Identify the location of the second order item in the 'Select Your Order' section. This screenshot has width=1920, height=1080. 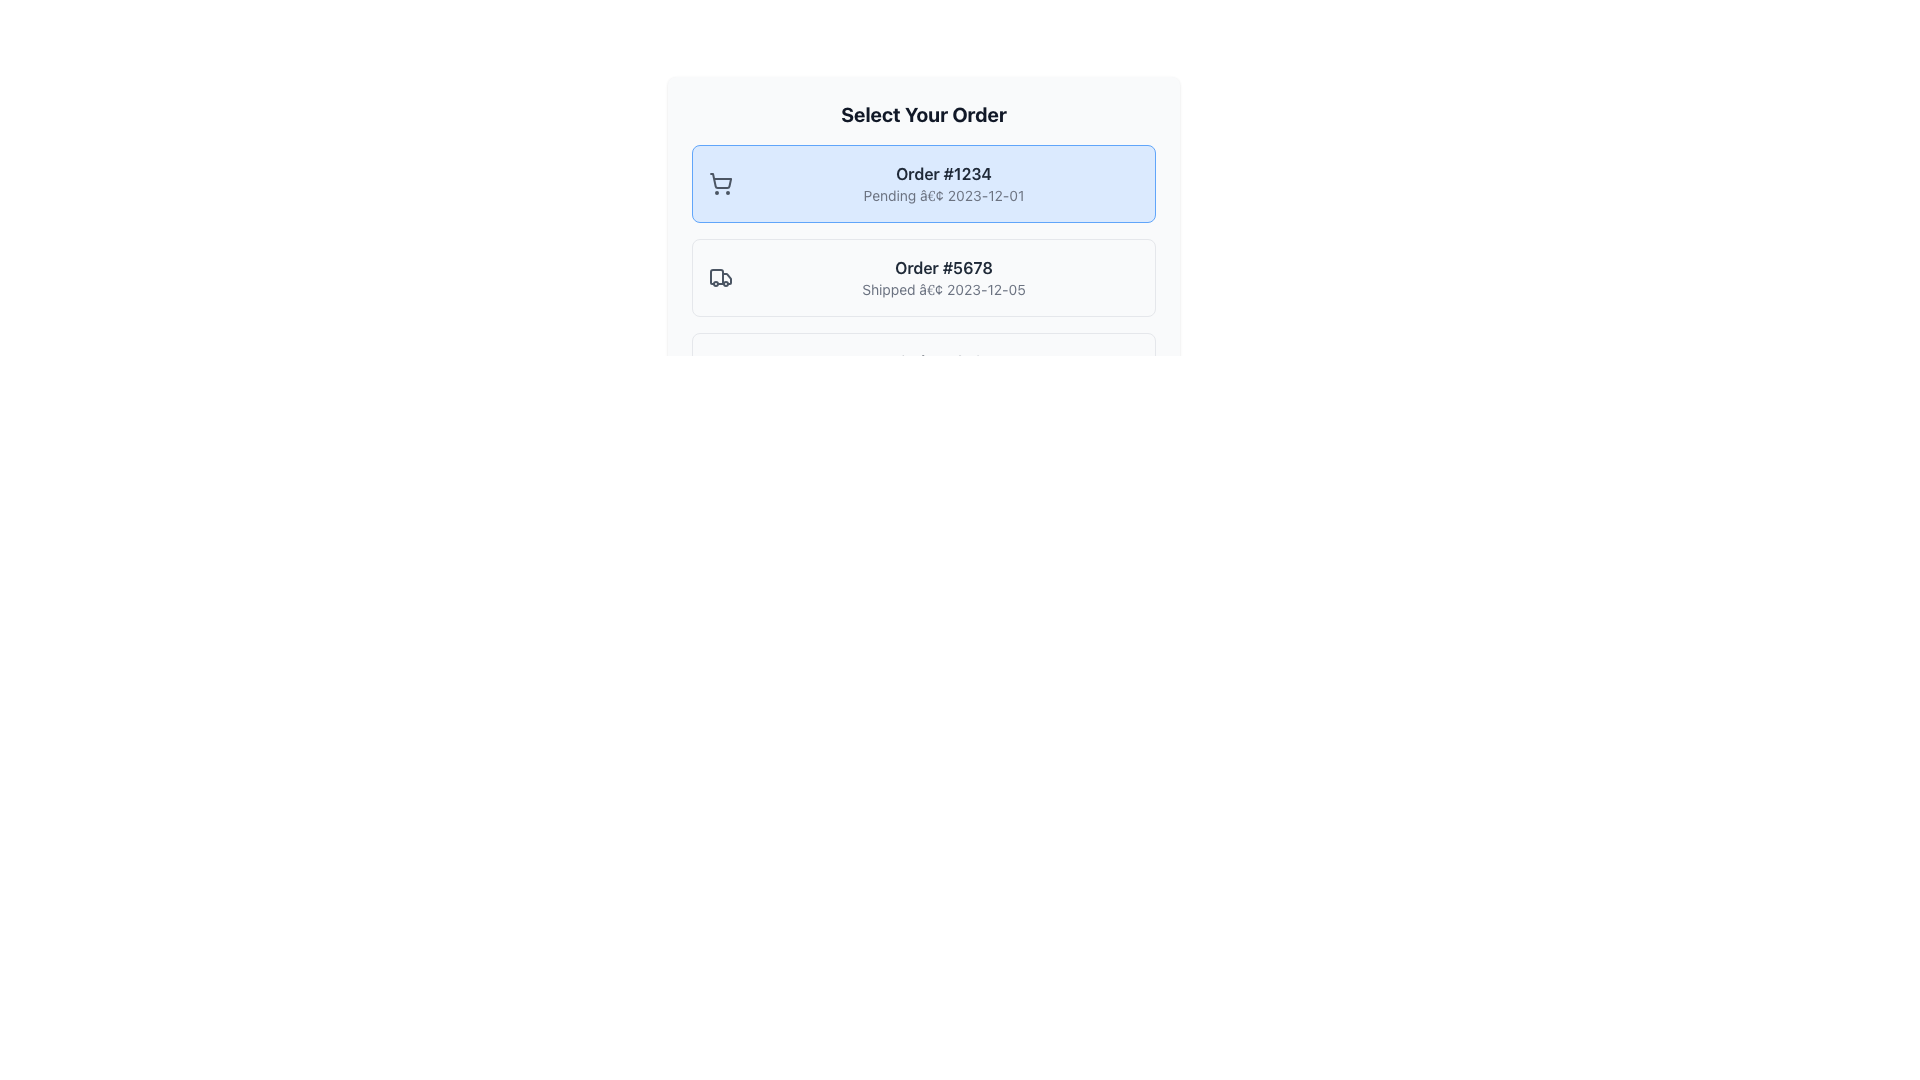
(923, 277).